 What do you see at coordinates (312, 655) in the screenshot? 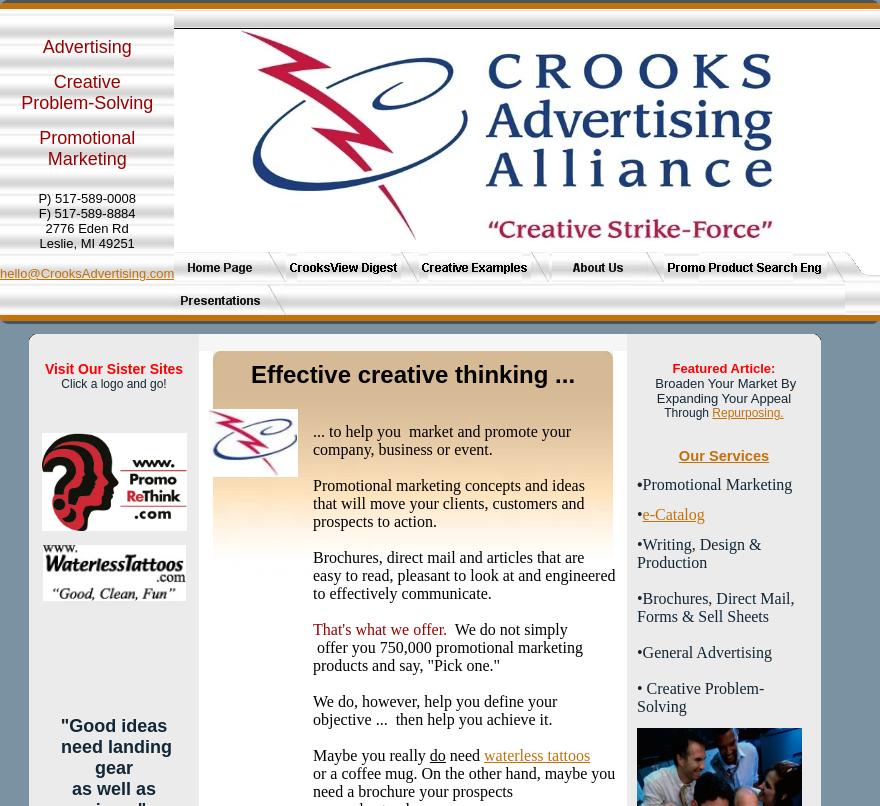
I see `'offer you 750,000 promotional marketing products and say, "Pick one."'` at bounding box center [312, 655].